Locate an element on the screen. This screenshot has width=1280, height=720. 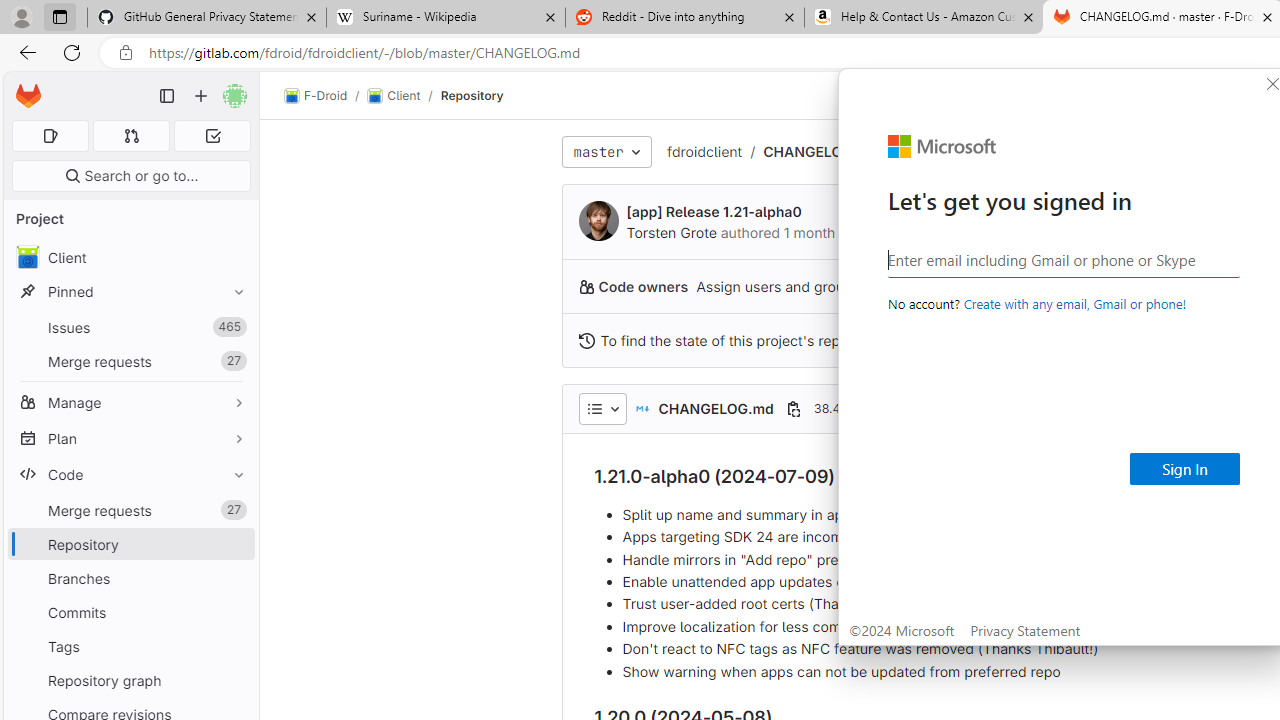
'Create with any email, Gmail or phone!' is located at coordinates (1073, 303).